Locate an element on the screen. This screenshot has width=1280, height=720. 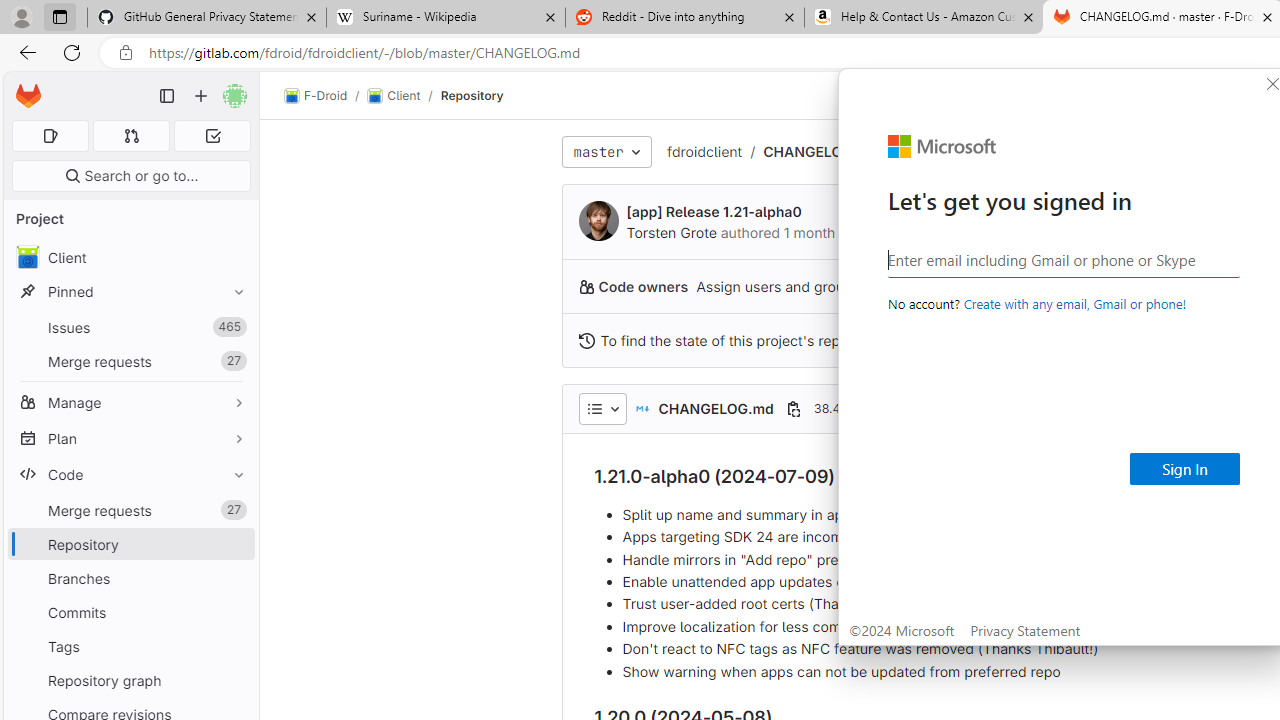
'Create with any email, Gmail or phone!' is located at coordinates (1073, 303).